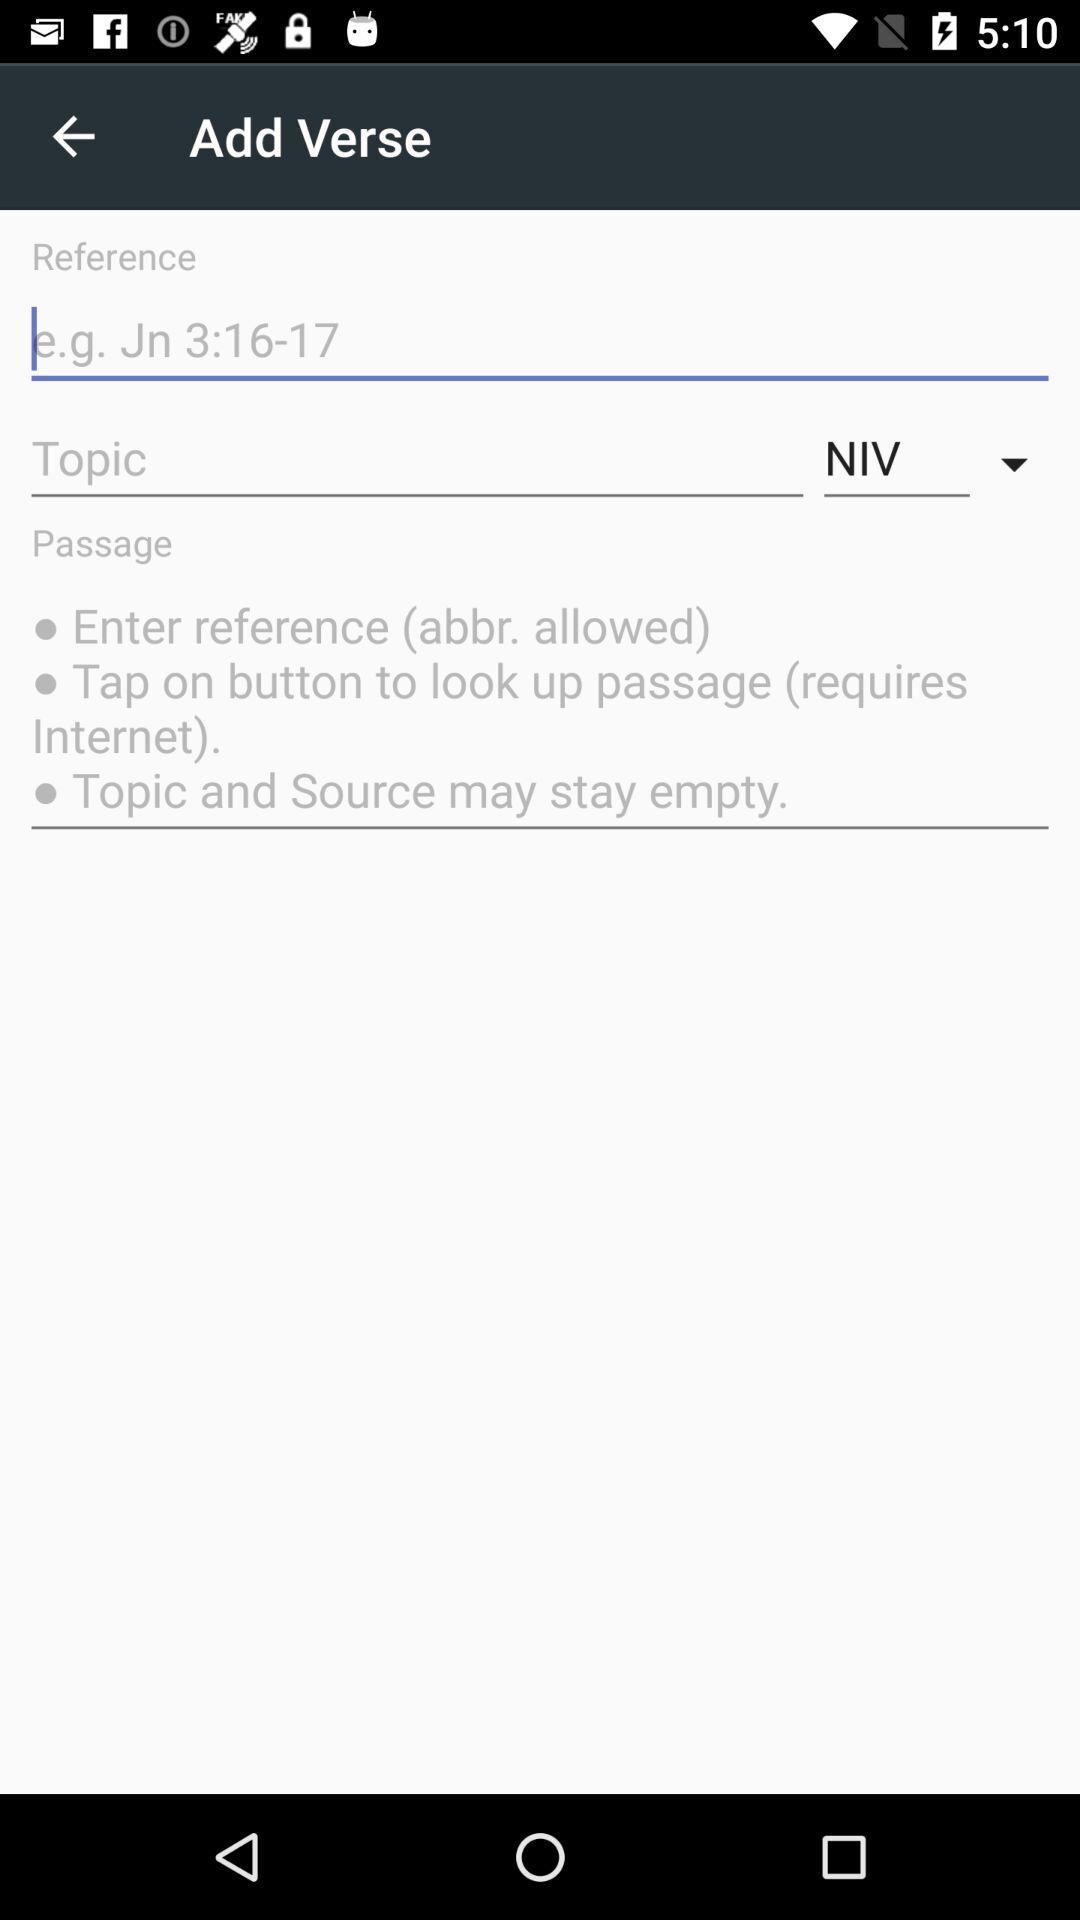 The width and height of the screenshot is (1080, 1920). Describe the element at coordinates (72, 135) in the screenshot. I see `the app to the left of the add verse app` at that location.